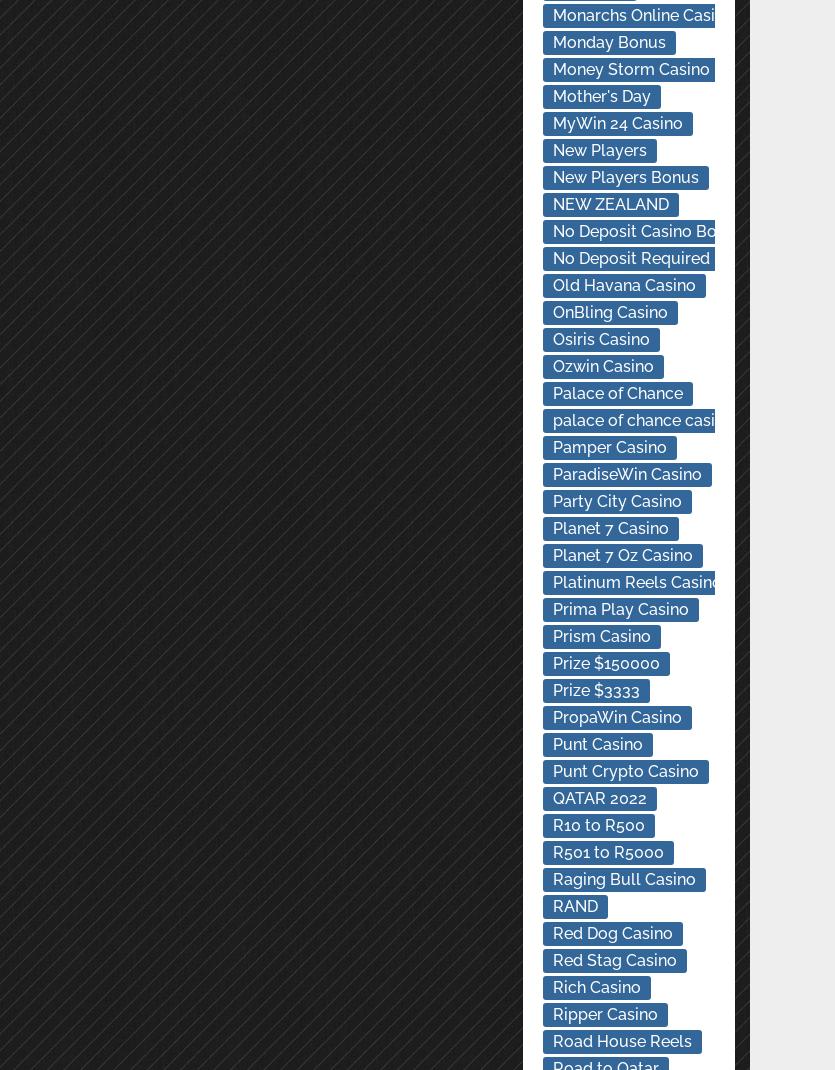 The image size is (835, 1070). Describe the element at coordinates (599, 339) in the screenshot. I see `'Osiris Casino'` at that location.